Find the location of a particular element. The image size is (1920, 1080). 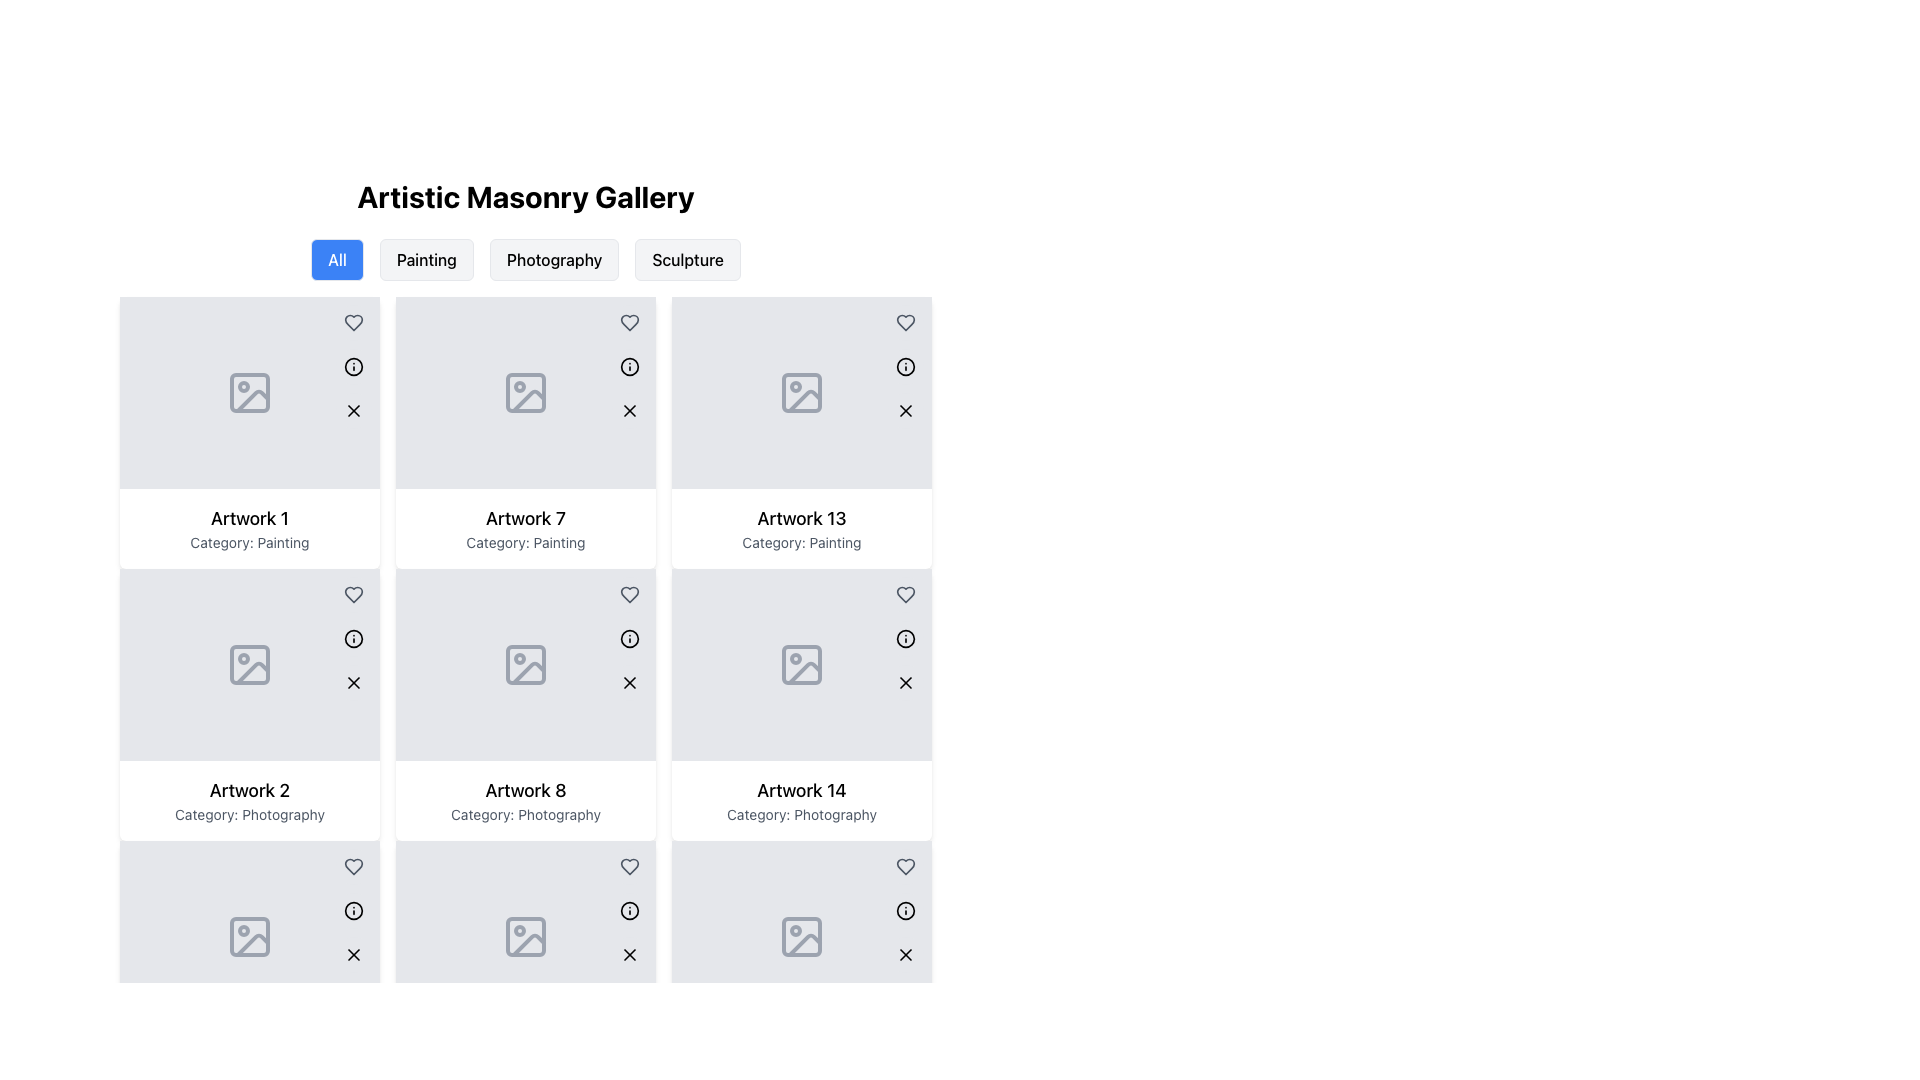

the circular heart icon button in the top-right corner of the grid card for Artwork 7 is located at coordinates (628, 322).